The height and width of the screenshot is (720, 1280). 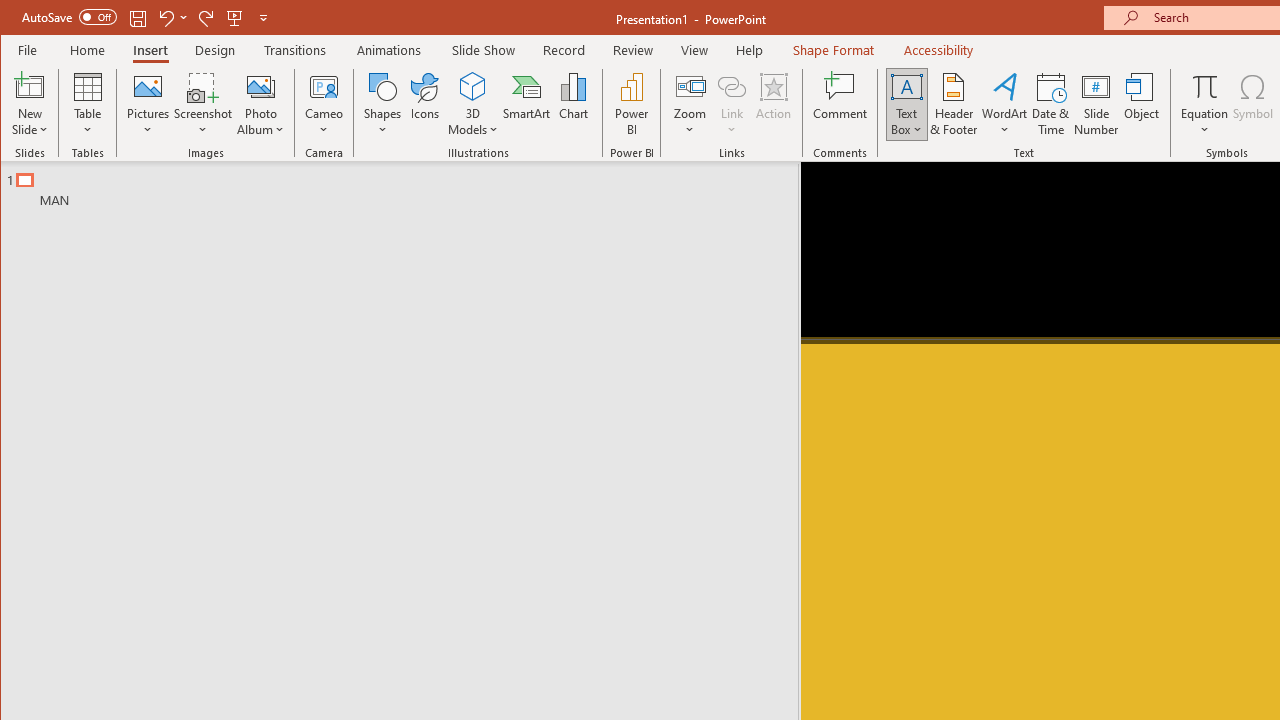 I want to click on 'Table', so click(x=86, y=104).